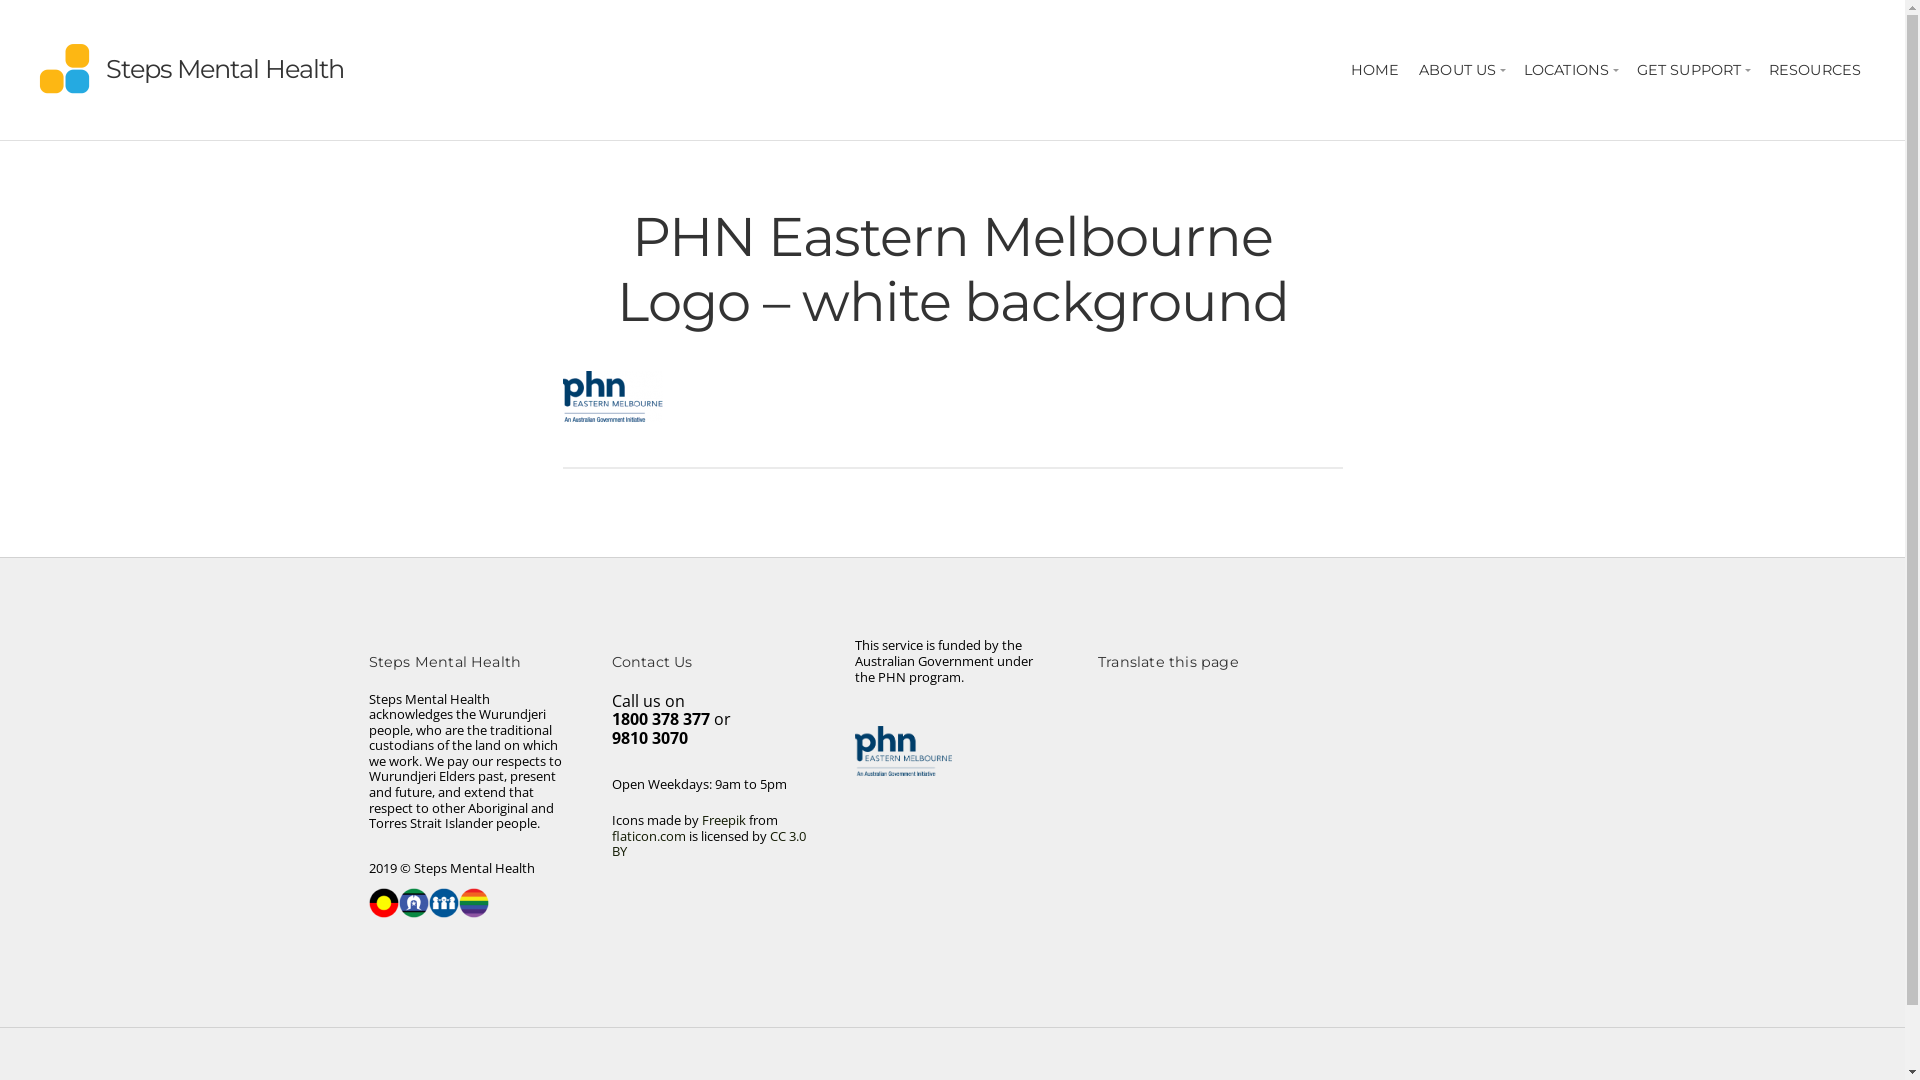 The image size is (1920, 1080). Describe the element at coordinates (1461, 68) in the screenshot. I see `'ABOUT US'` at that location.